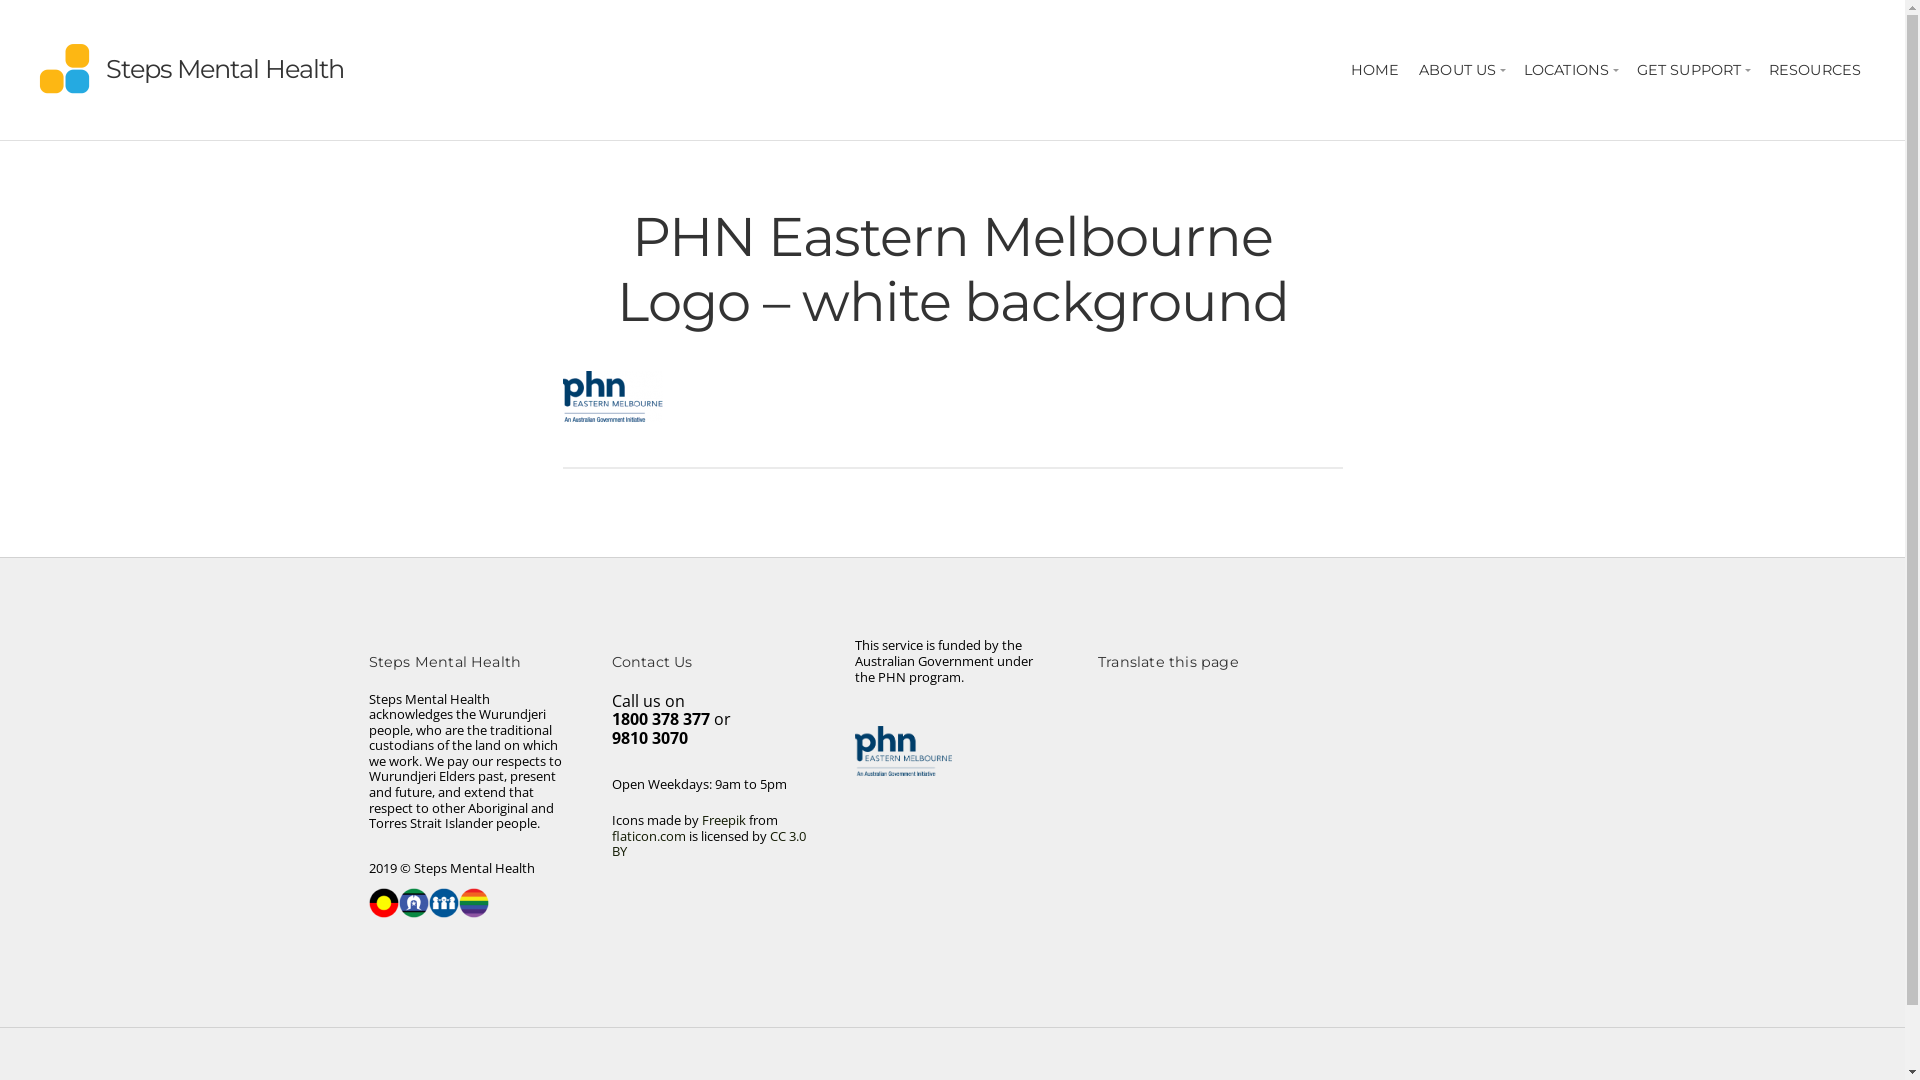 The image size is (1920, 1080). Describe the element at coordinates (1461, 68) in the screenshot. I see `'ABOUT US'` at that location.